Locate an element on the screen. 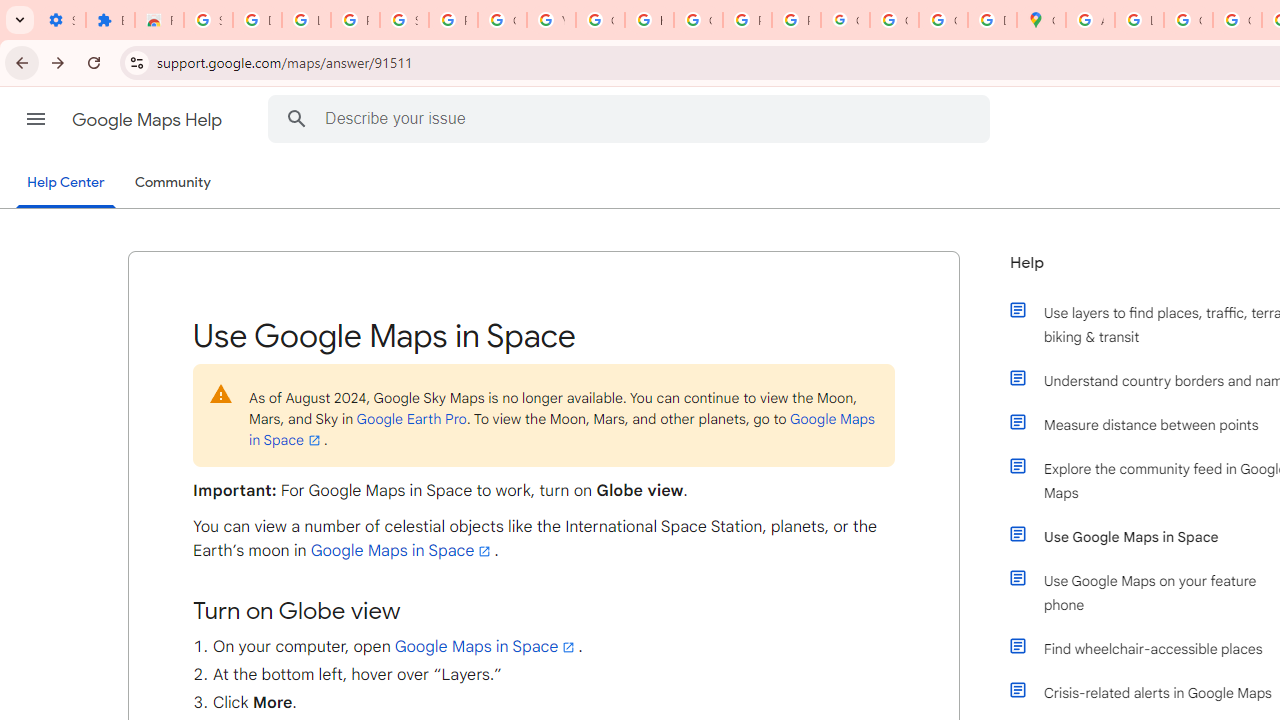  'Reviews: Helix Fruit Jump Arcade Game' is located at coordinates (158, 20).